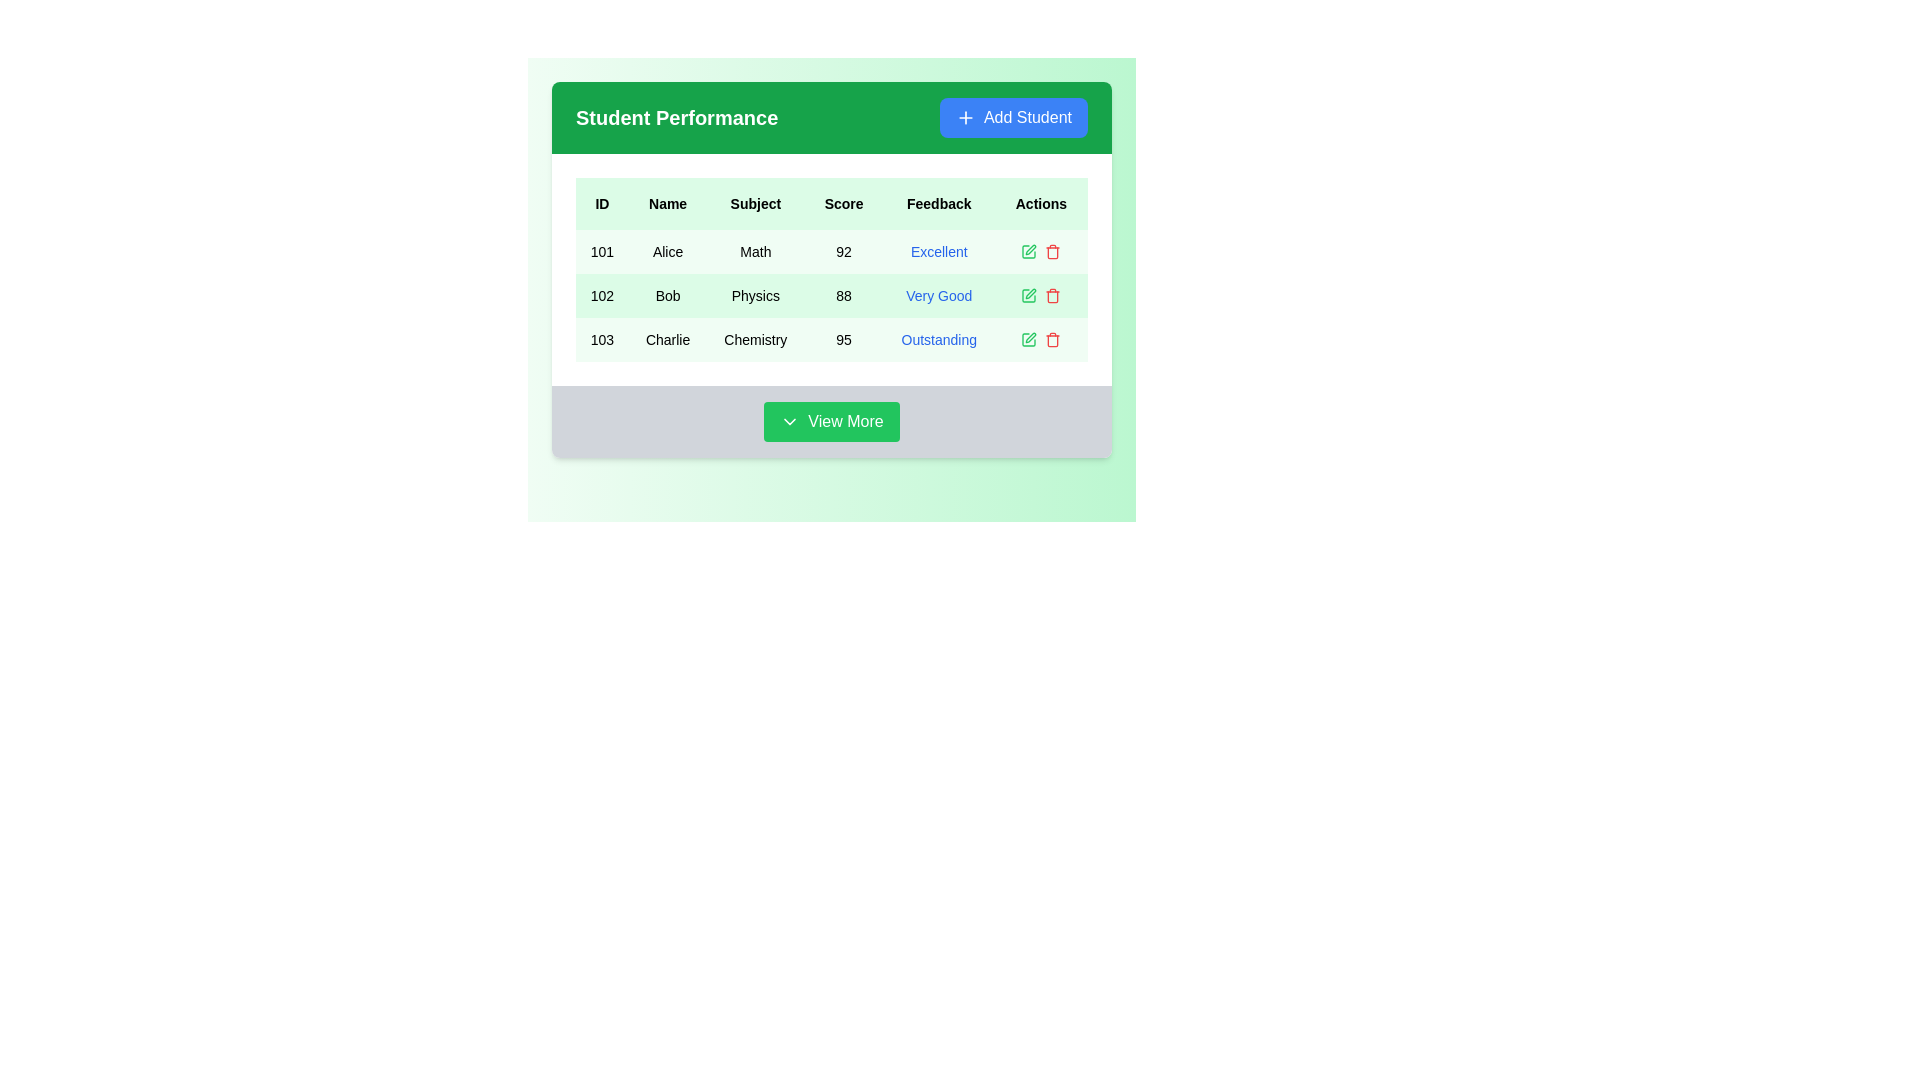 The height and width of the screenshot is (1080, 1920). I want to click on the Text label in the third column of the row corresponding to ID '103' and Name 'Charlie' under the 'Subject' header, so click(754, 338).